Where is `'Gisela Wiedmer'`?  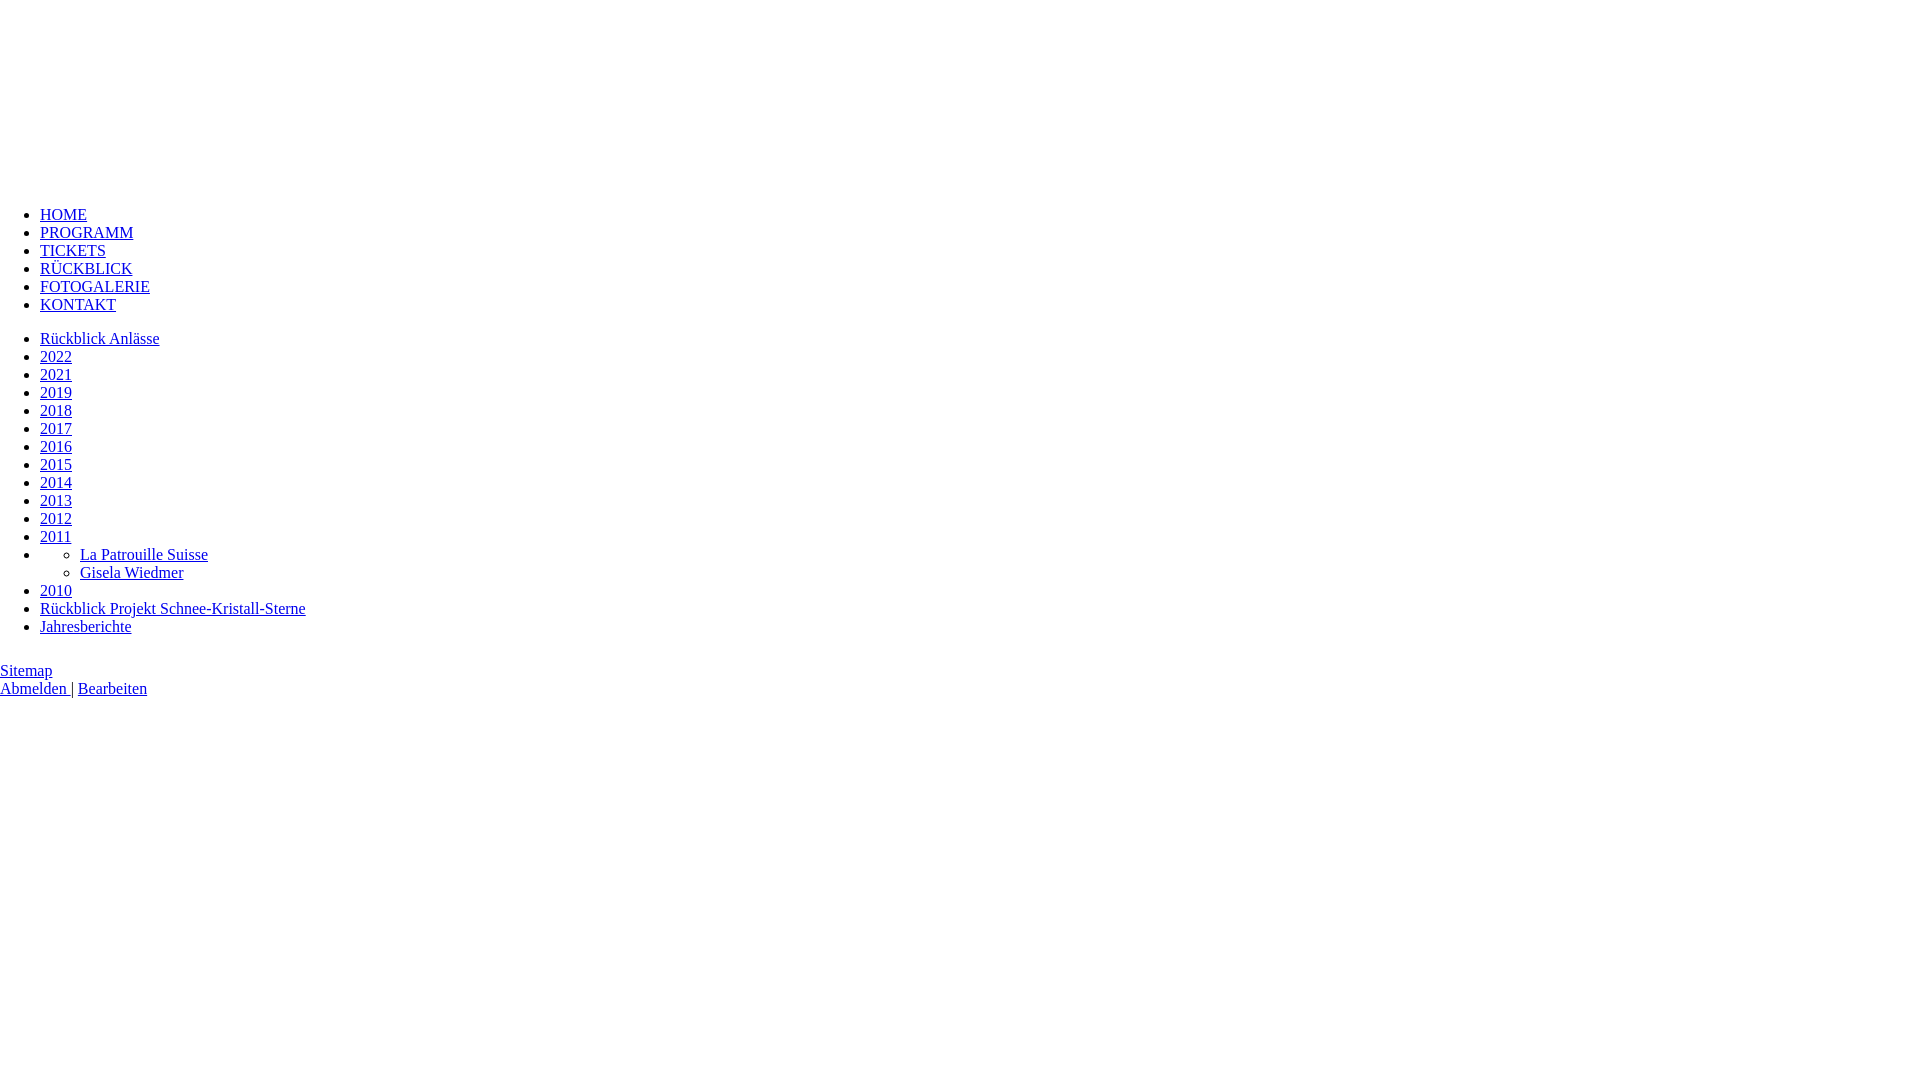 'Gisela Wiedmer' is located at coordinates (130, 572).